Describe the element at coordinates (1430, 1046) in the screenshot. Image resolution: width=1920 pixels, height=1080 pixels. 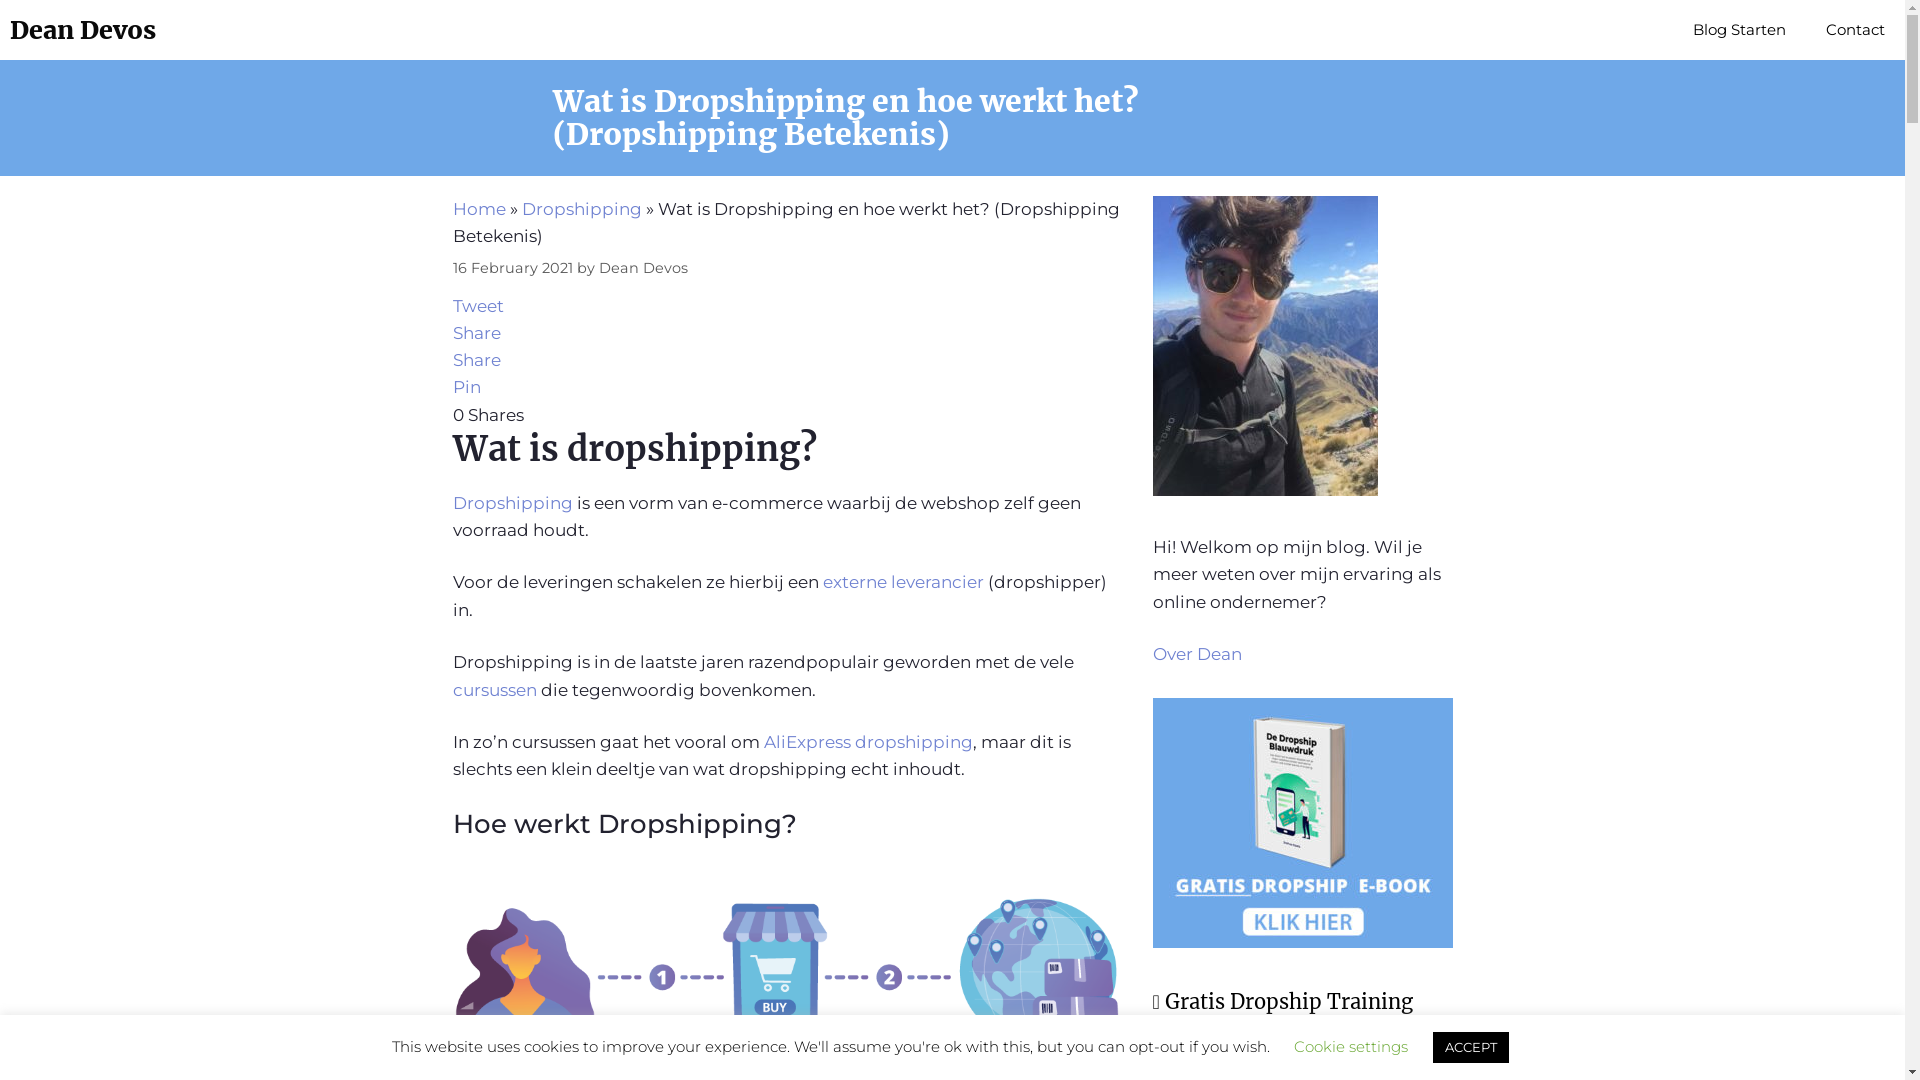
I see `'ACCEPT'` at that location.